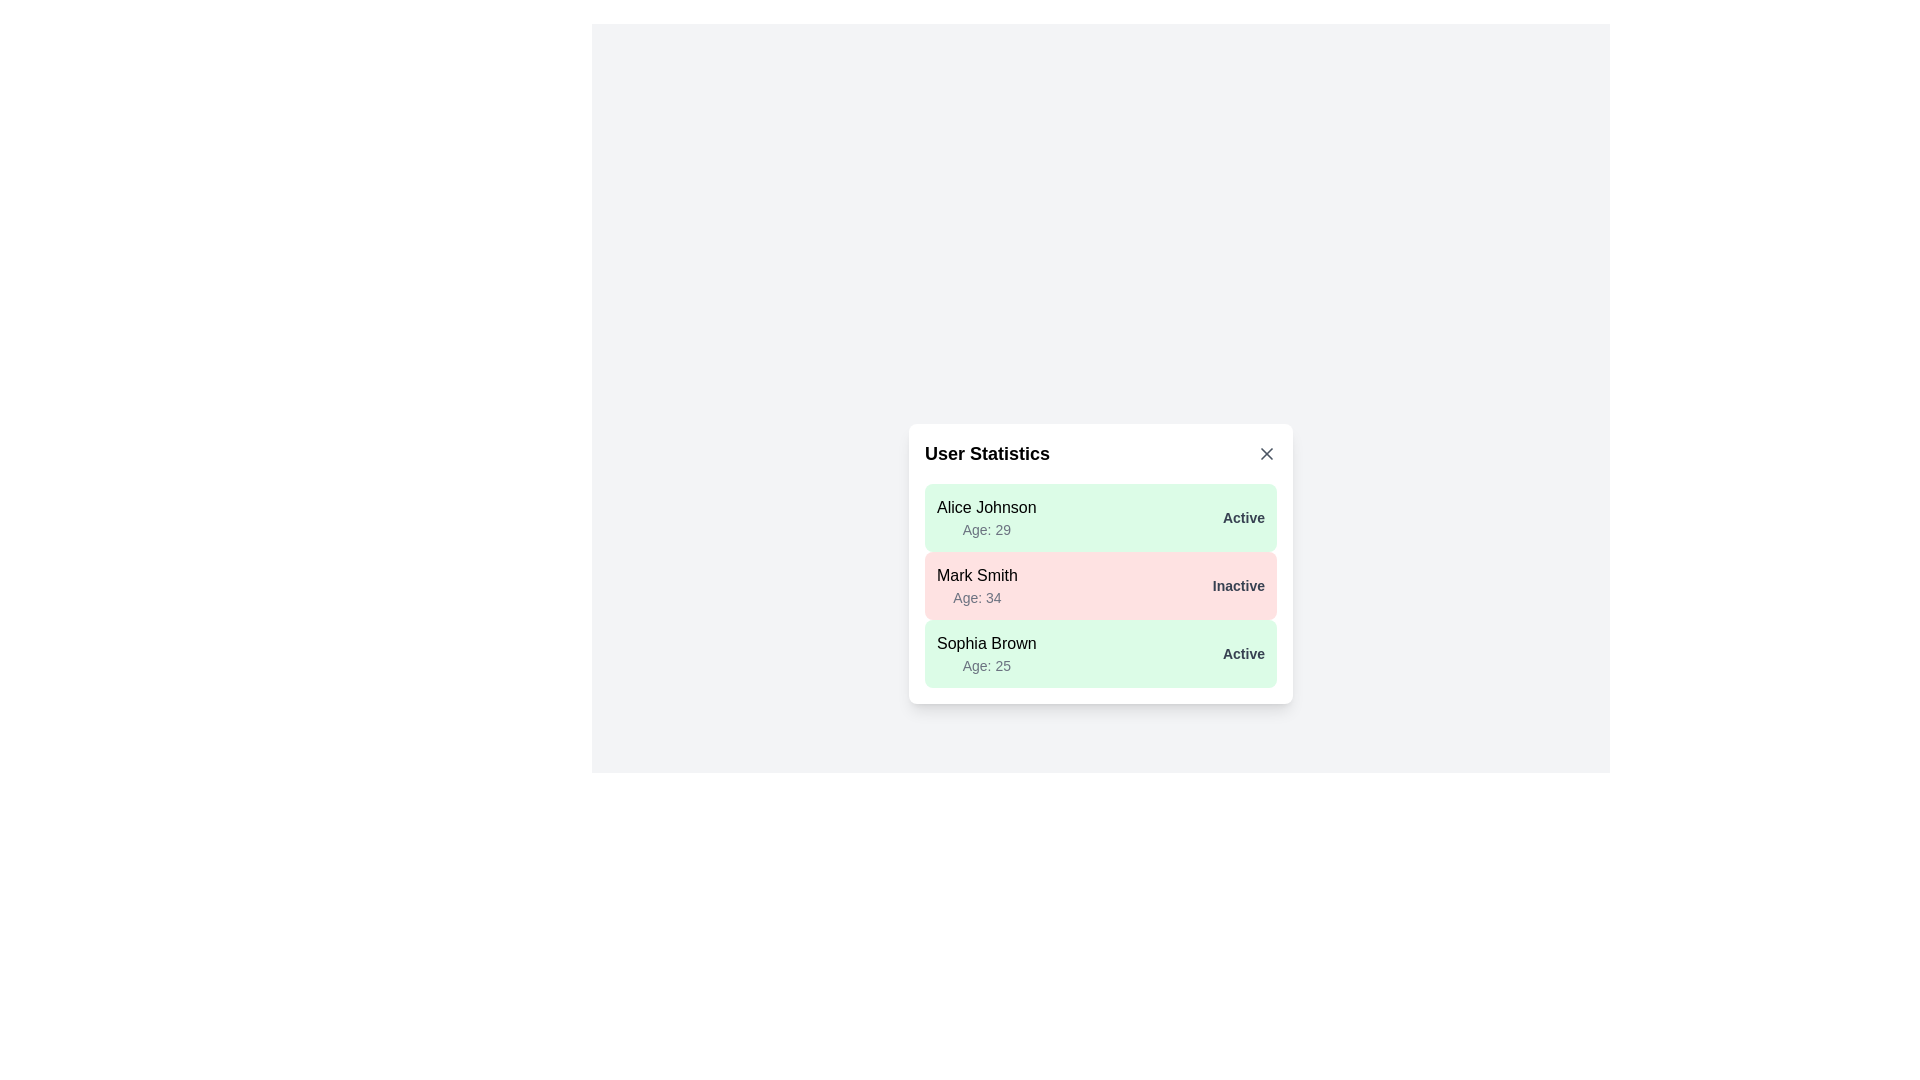 This screenshot has width=1920, height=1080. Describe the element at coordinates (1099, 585) in the screenshot. I see `the user entry corresponding to Mark Smith to inspect their details` at that location.